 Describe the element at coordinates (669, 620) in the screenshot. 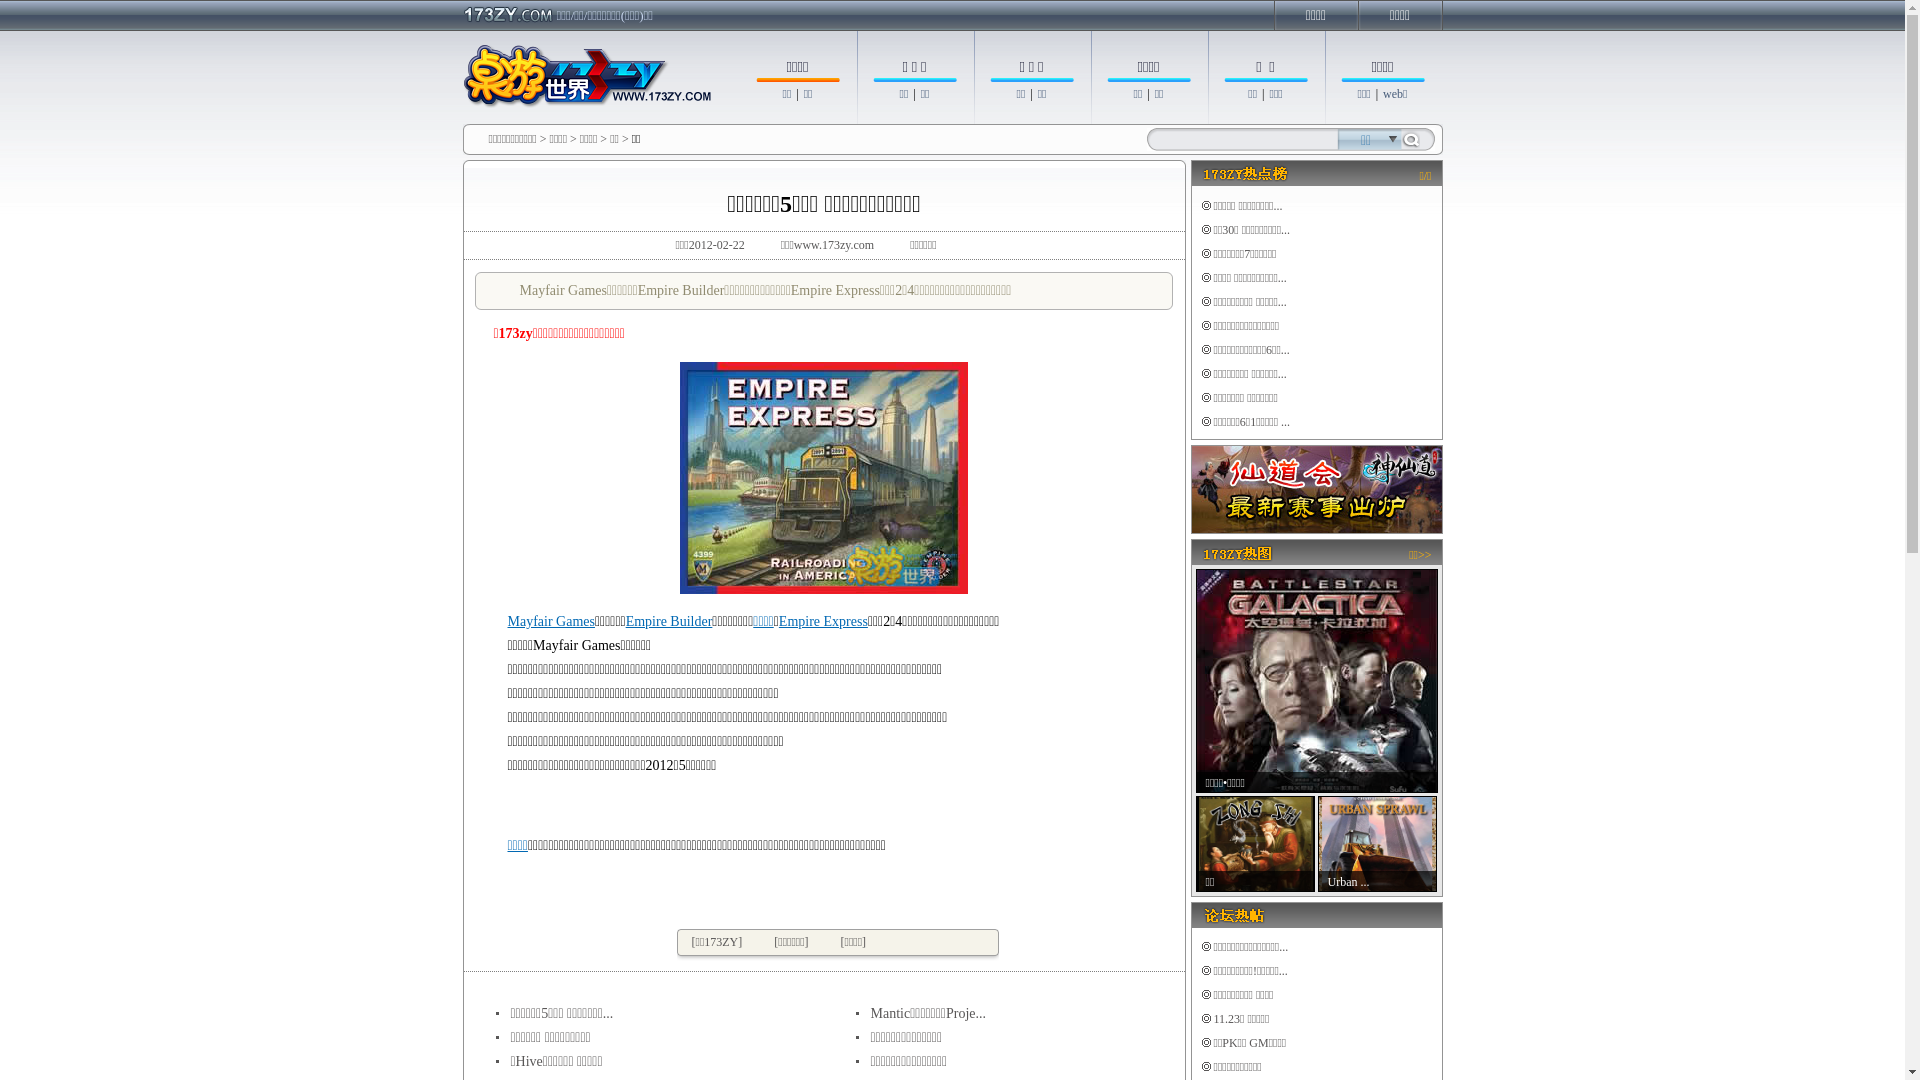

I see `'Empire Builder'` at that location.